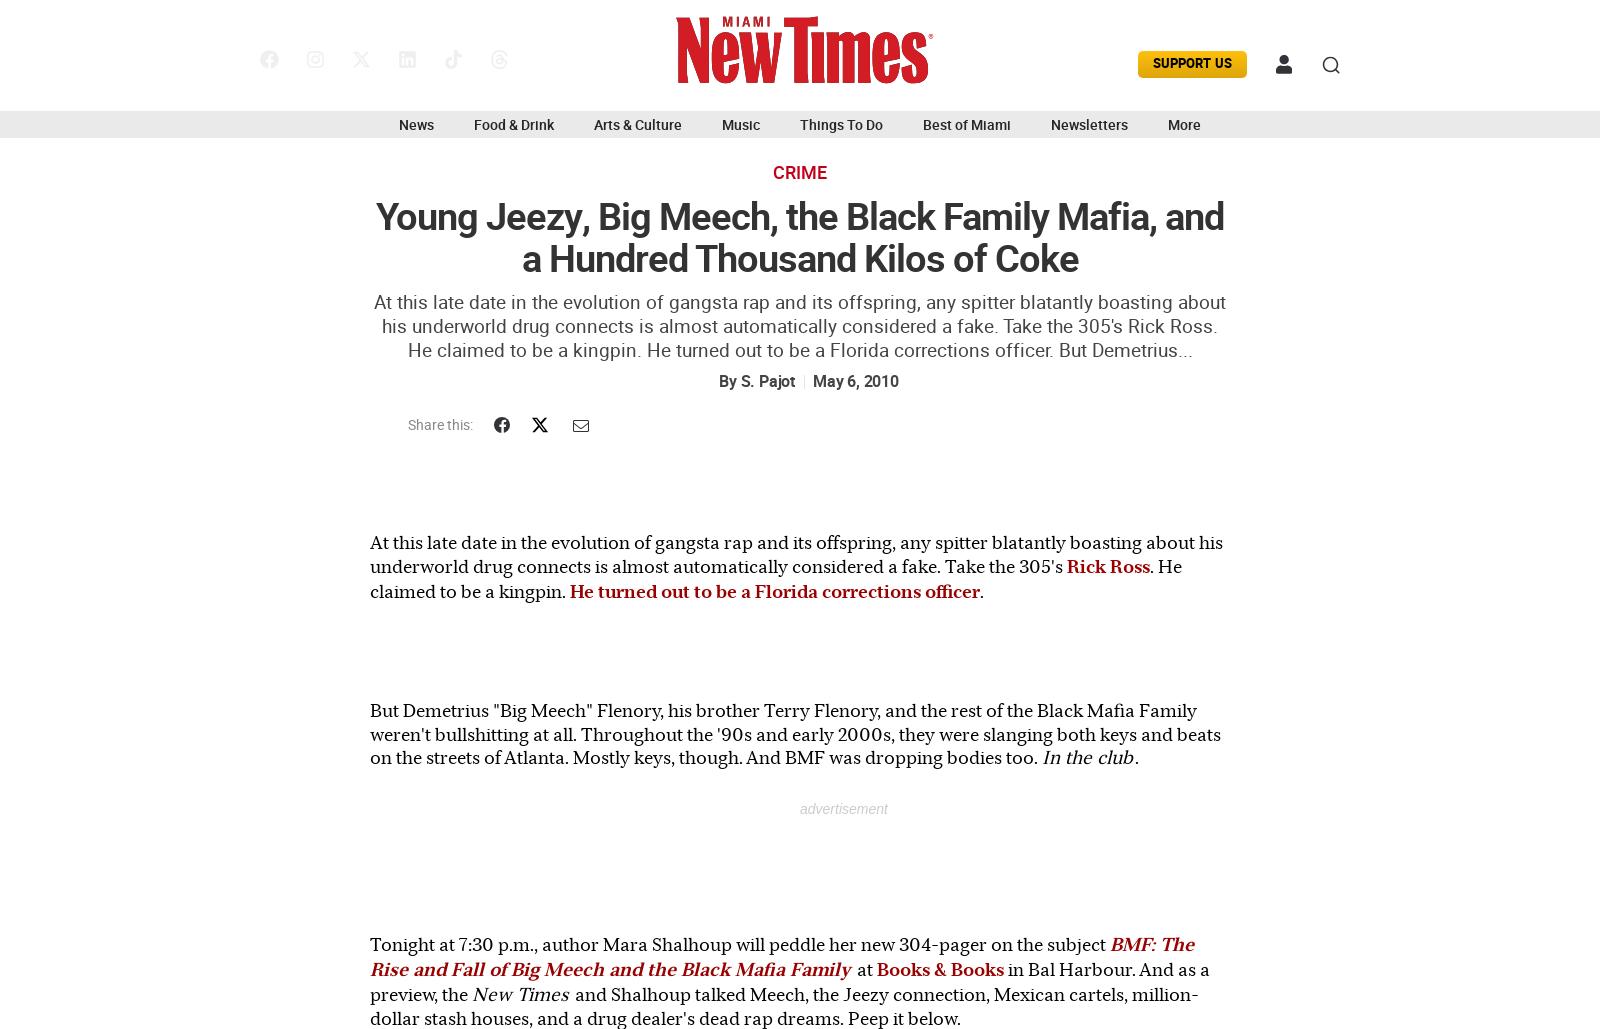  I want to click on 'Food & Drink', so click(513, 124).